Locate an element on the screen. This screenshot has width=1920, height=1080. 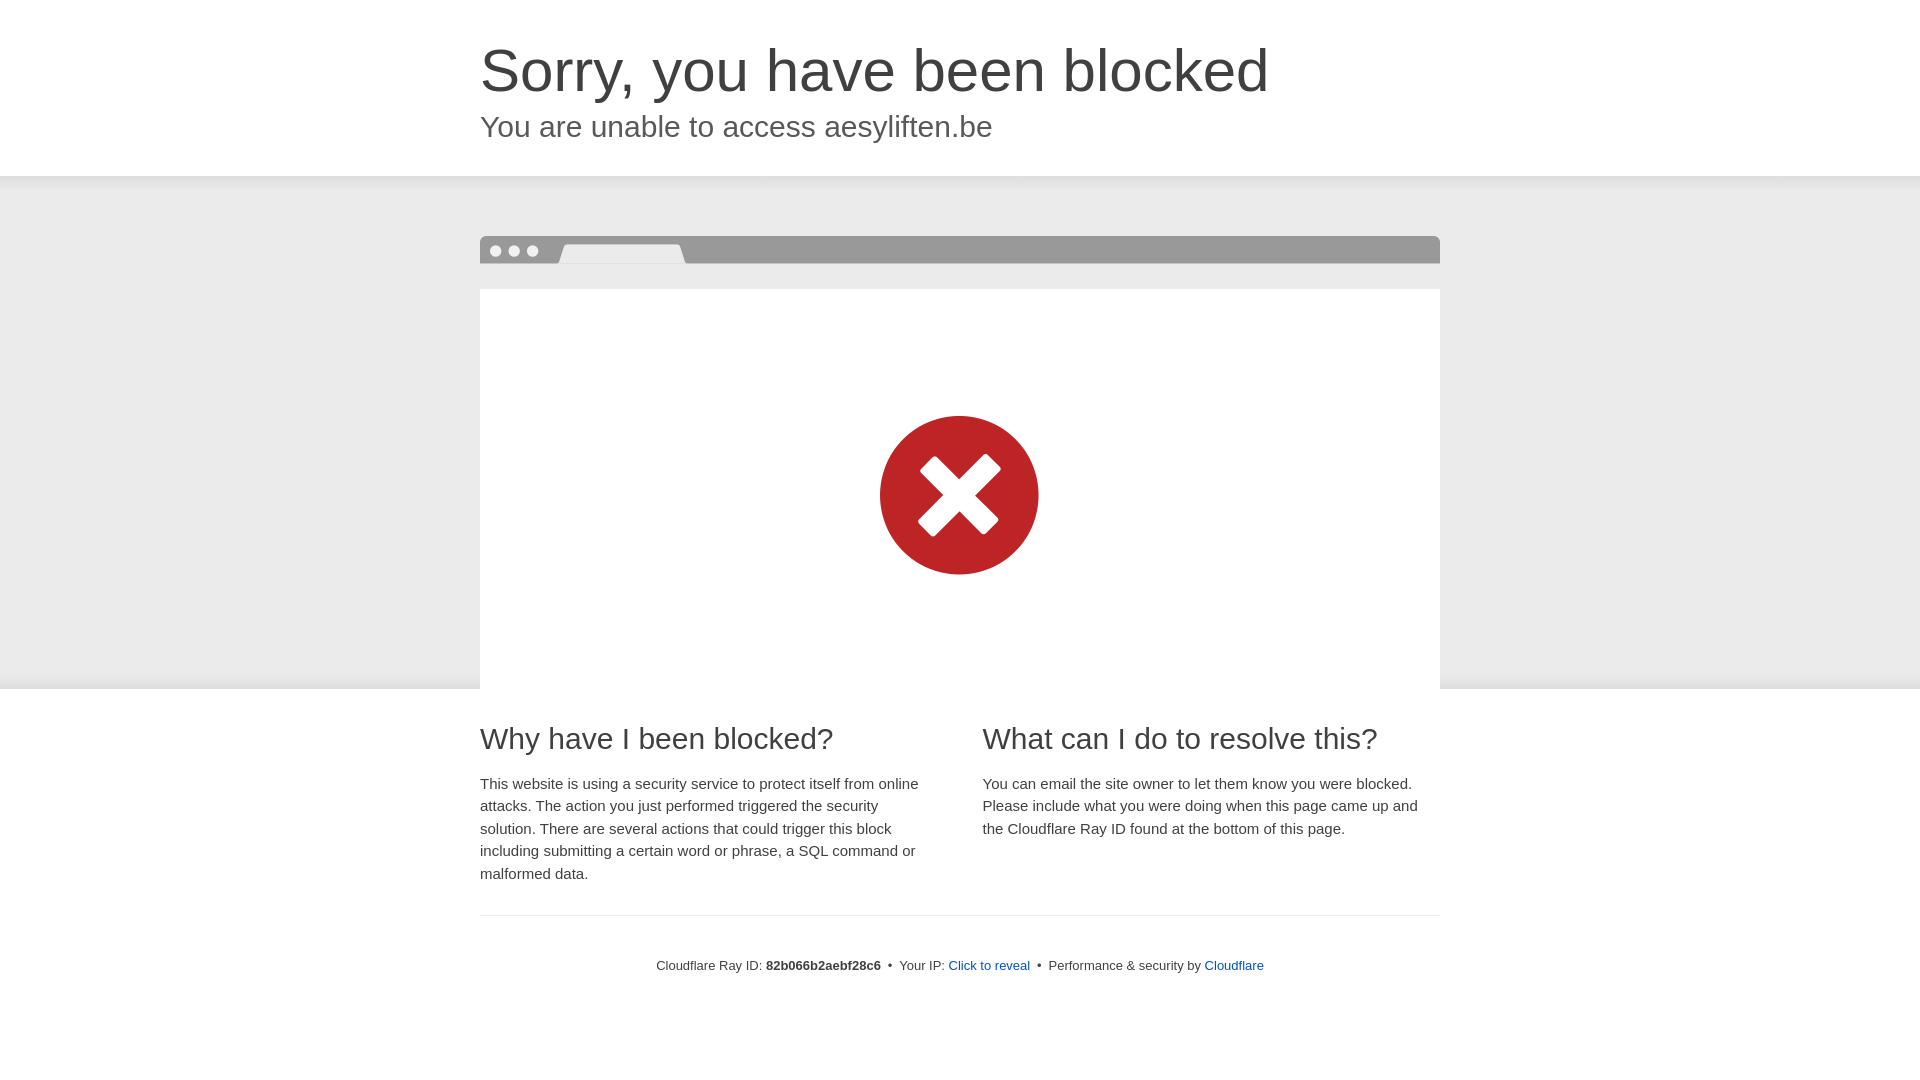
'Click to reveal' is located at coordinates (948, 964).